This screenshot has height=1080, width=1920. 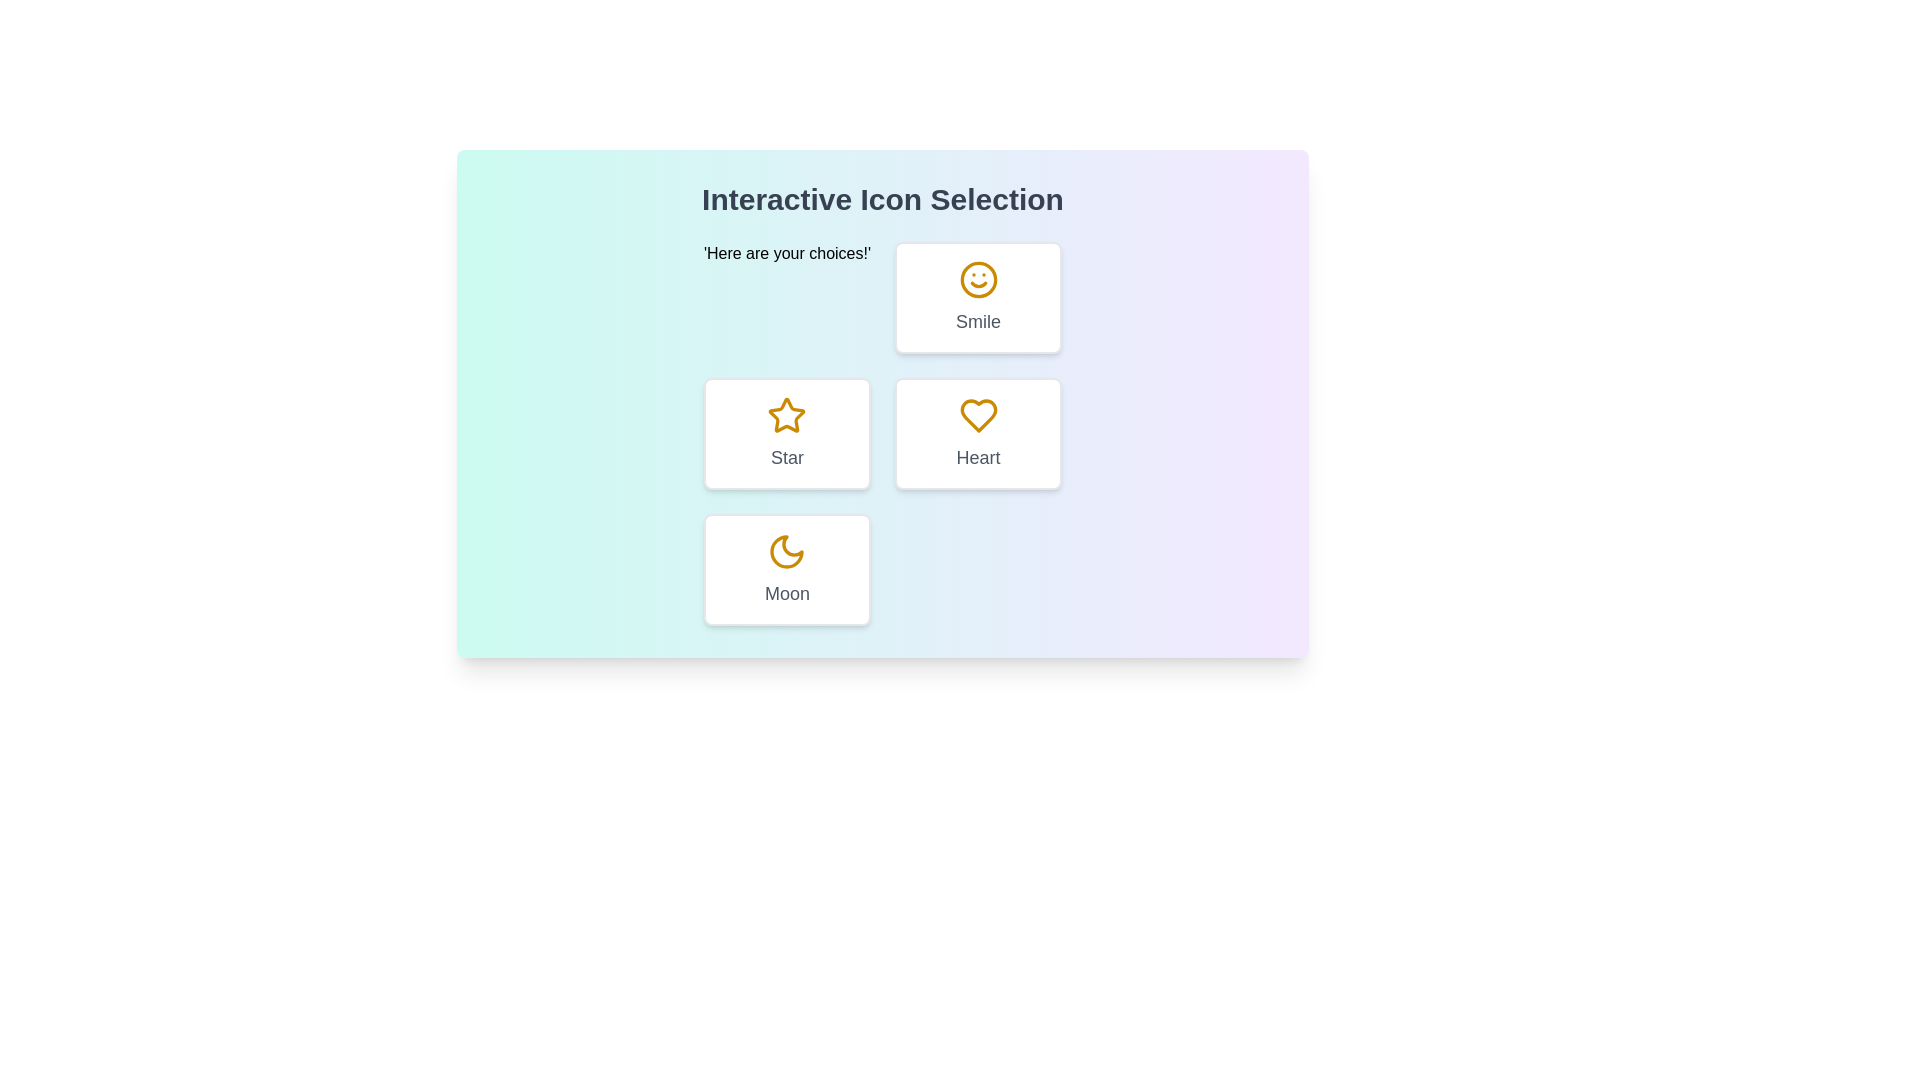 I want to click on the 'Smile' button located in the top-right quadrant of the grid layout, so click(x=978, y=297).